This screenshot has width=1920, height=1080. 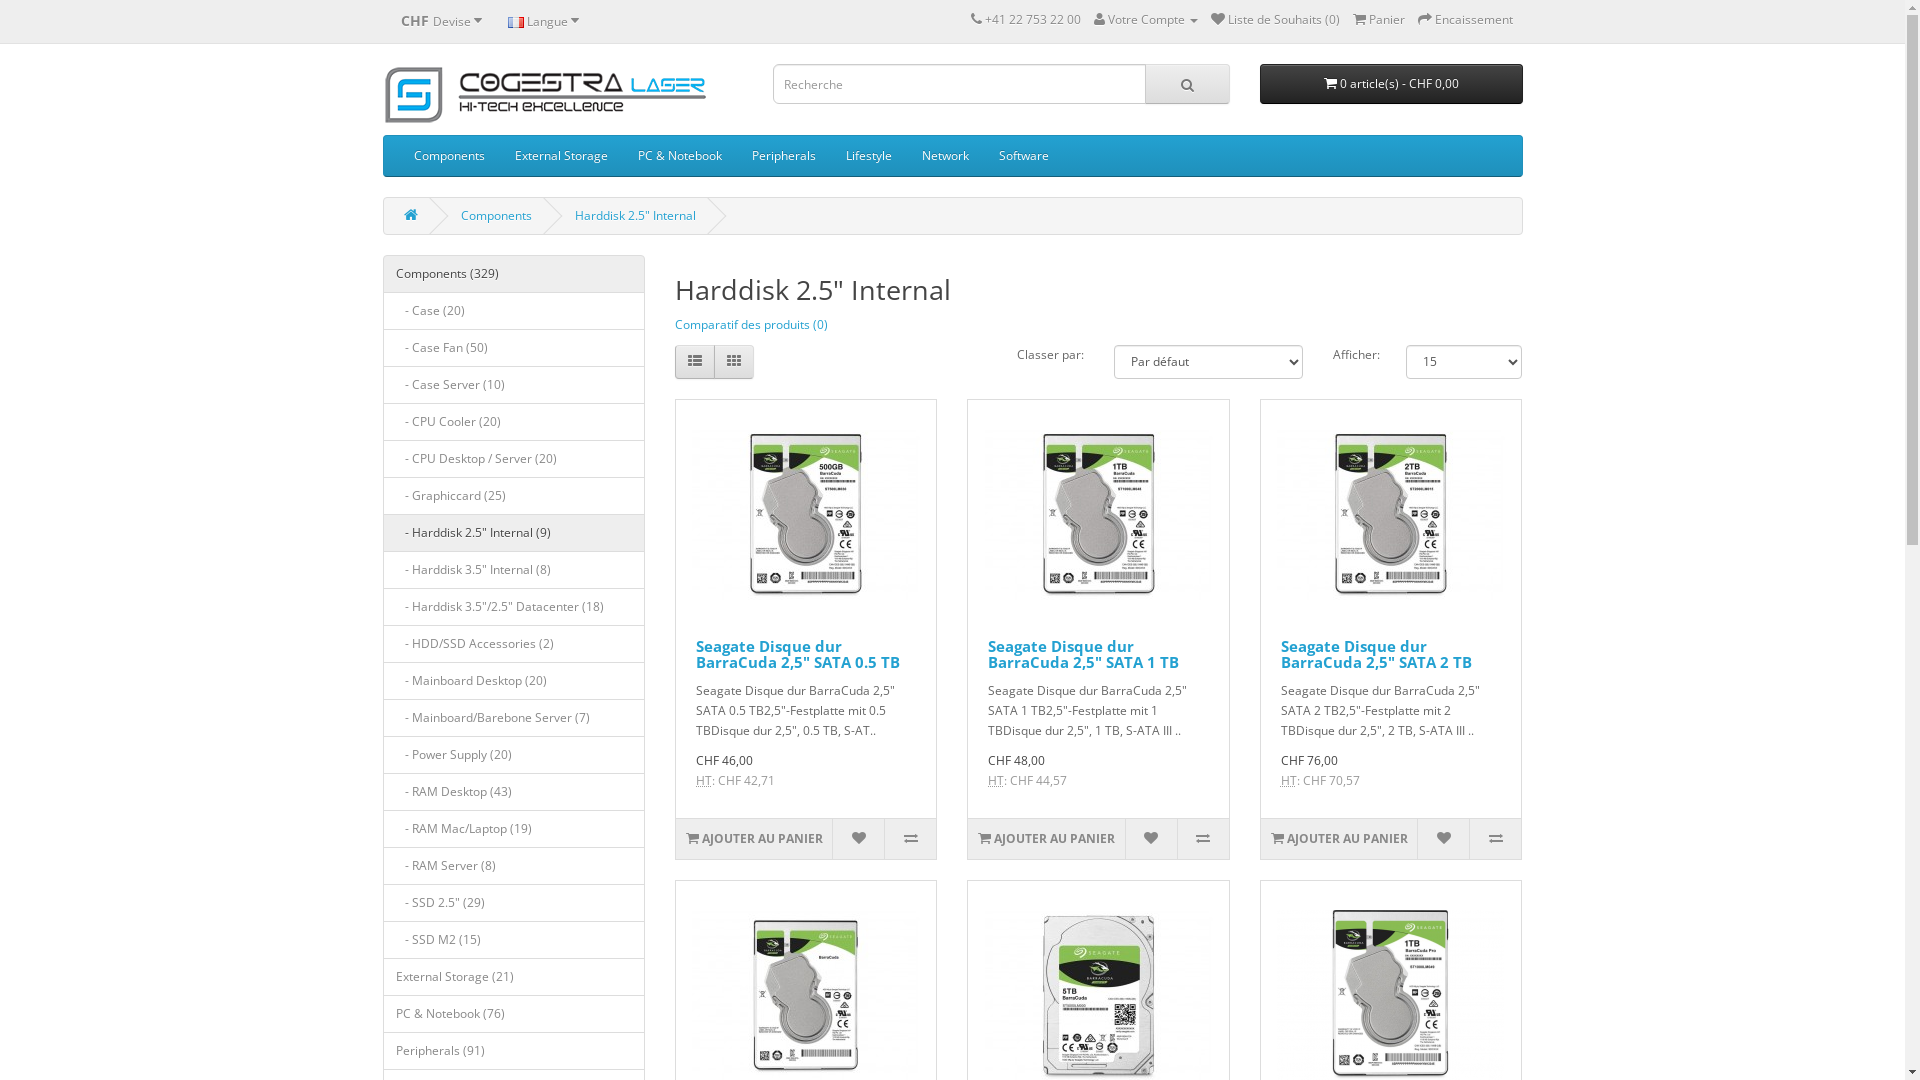 I want to click on 'Software', so click(x=983, y=154).